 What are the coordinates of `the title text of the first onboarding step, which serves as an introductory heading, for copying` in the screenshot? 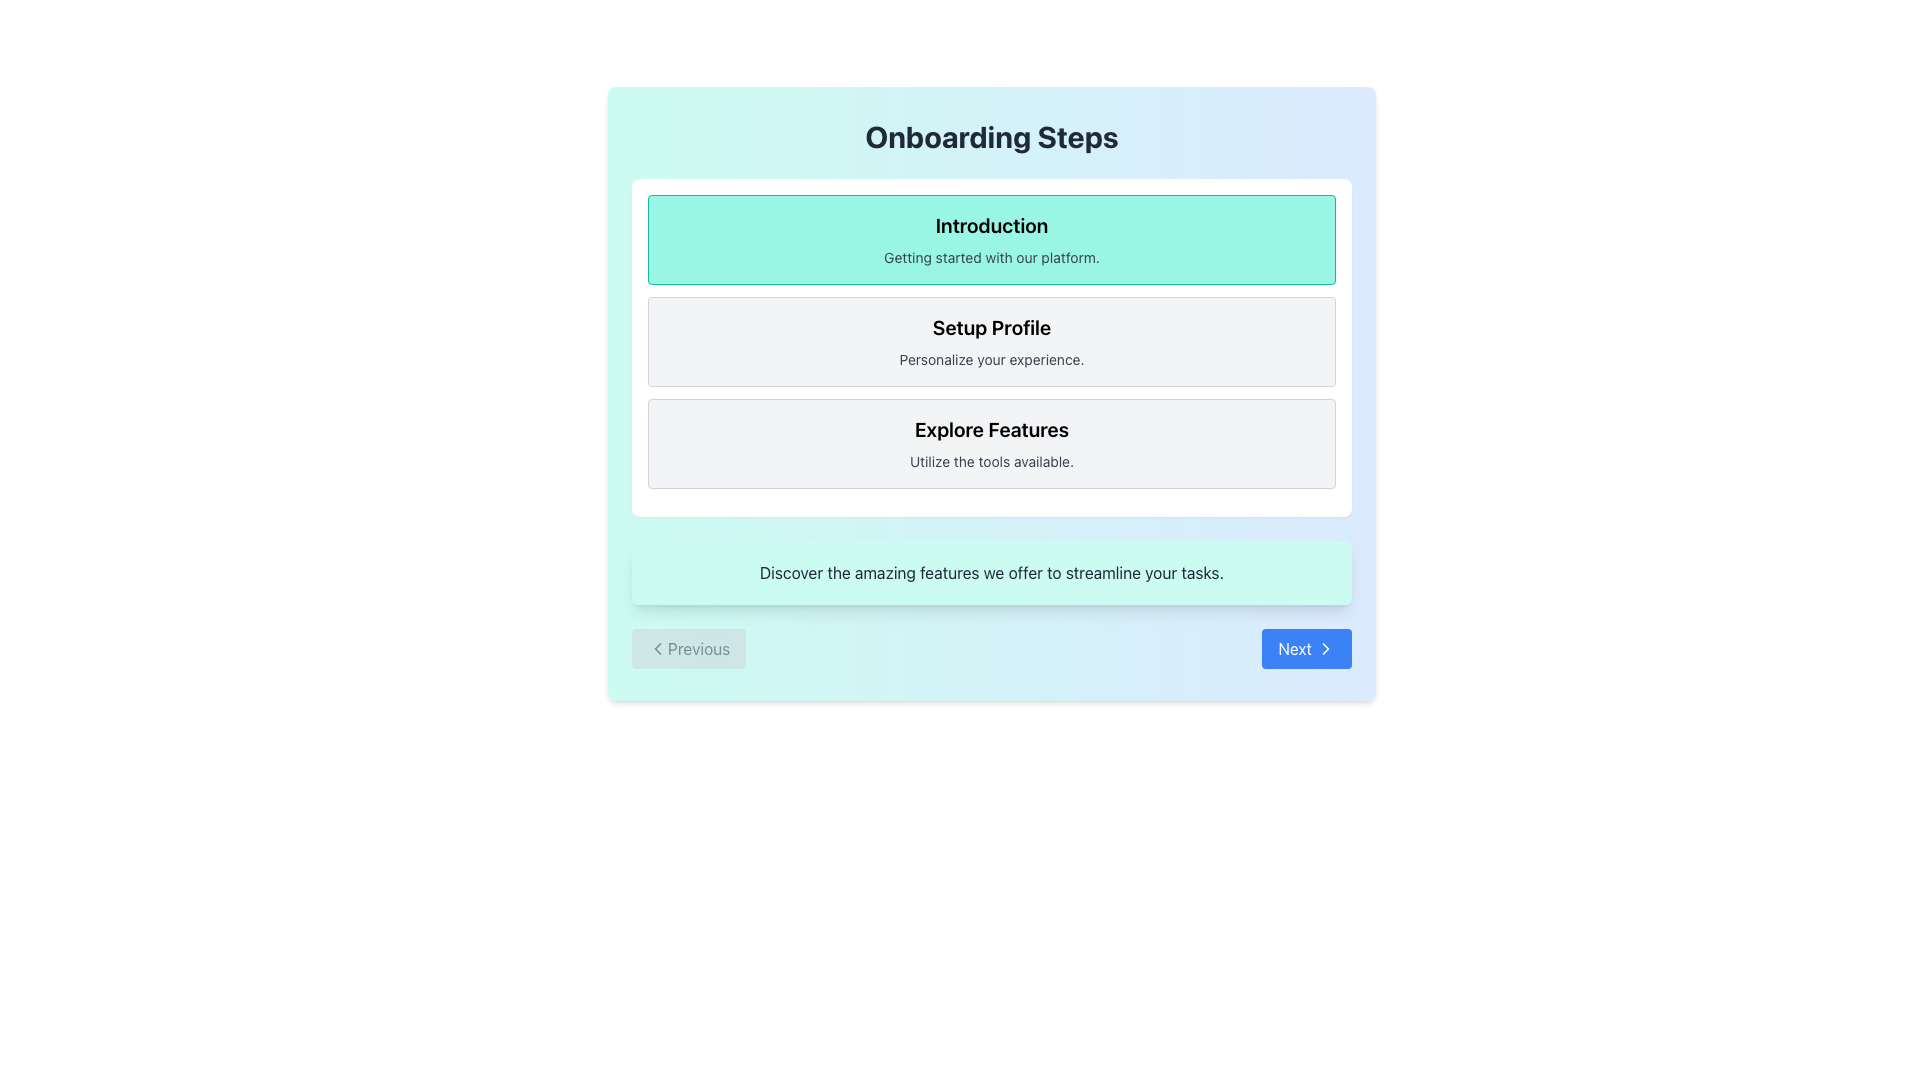 It's located at (992, 225).